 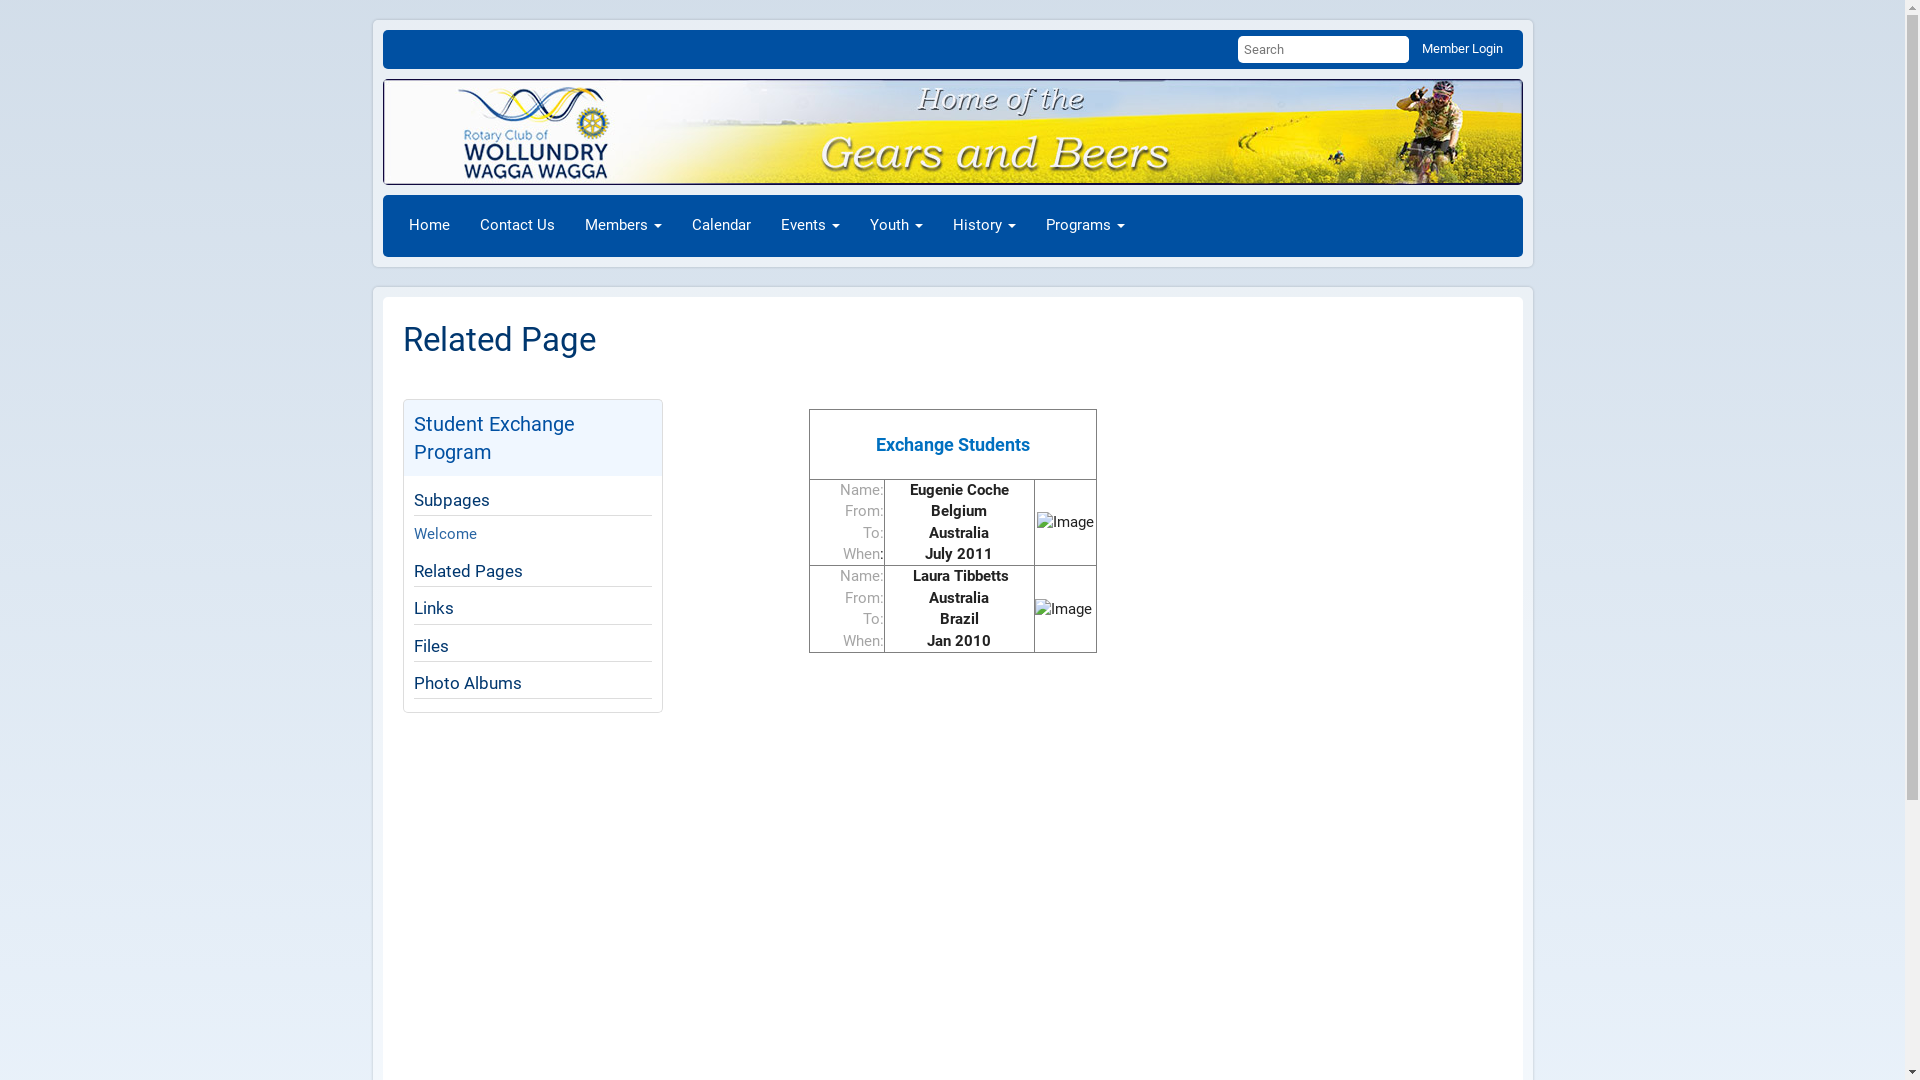 What do you see at coordinates (810, 225) in the screenshot?
I see `'Events'` at bounding box center [810, 225].